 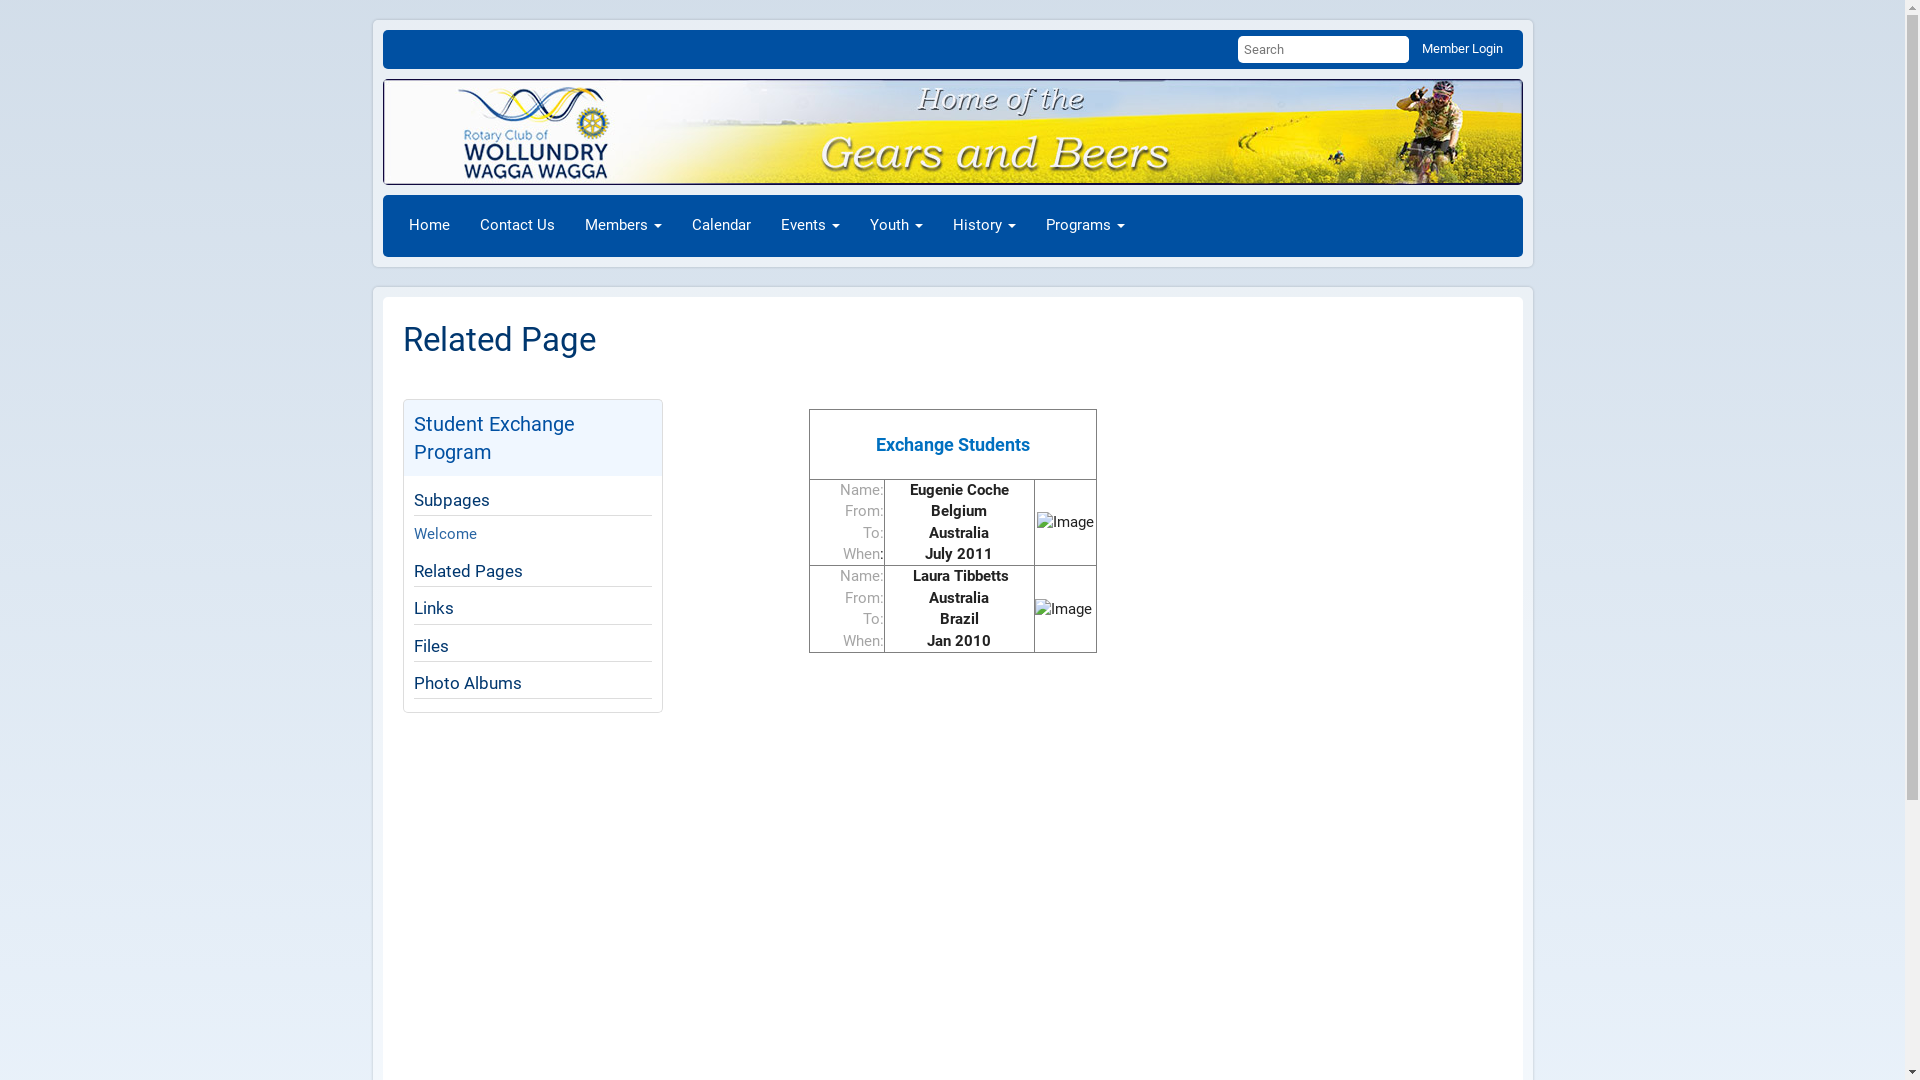 What do you see at coordinates (810, 225) in the screenshot?
I see `'Events'` at bounding box center [810, 225].